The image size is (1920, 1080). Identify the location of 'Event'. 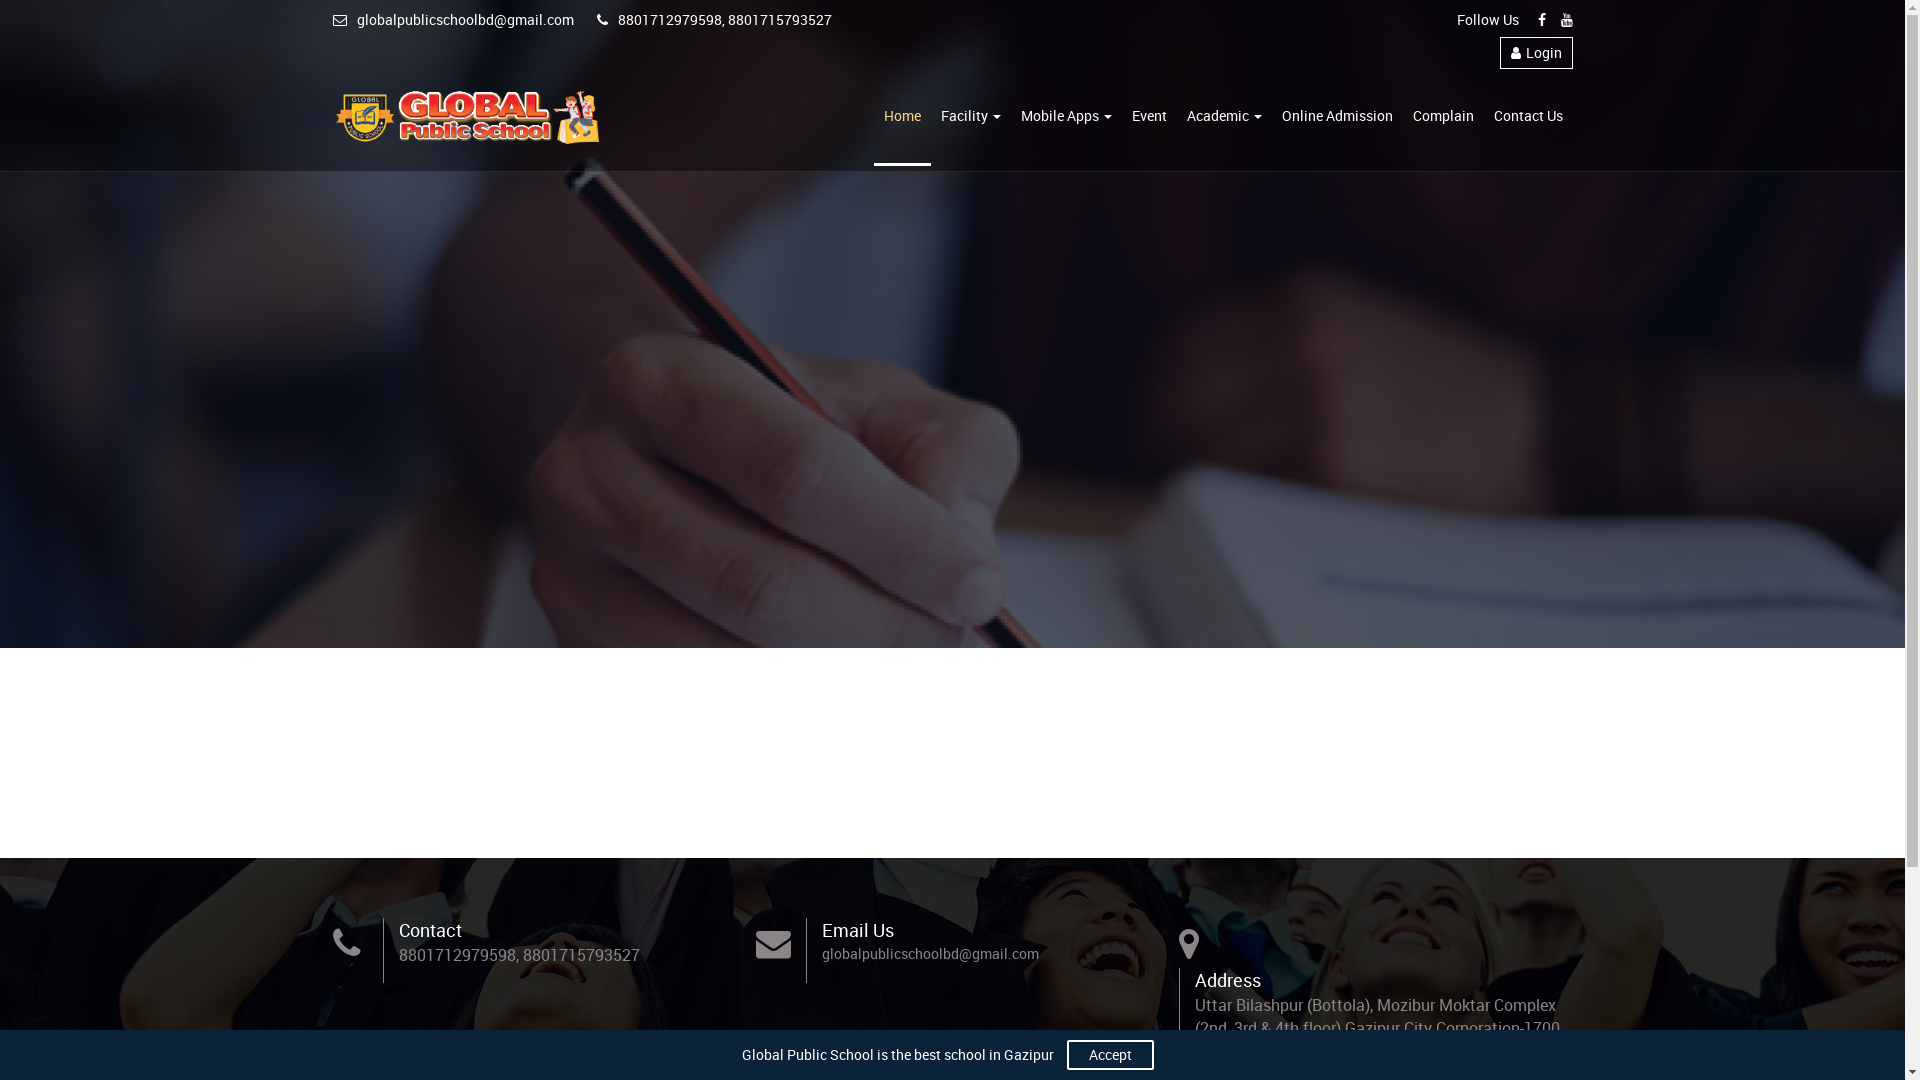
(1149, 117).